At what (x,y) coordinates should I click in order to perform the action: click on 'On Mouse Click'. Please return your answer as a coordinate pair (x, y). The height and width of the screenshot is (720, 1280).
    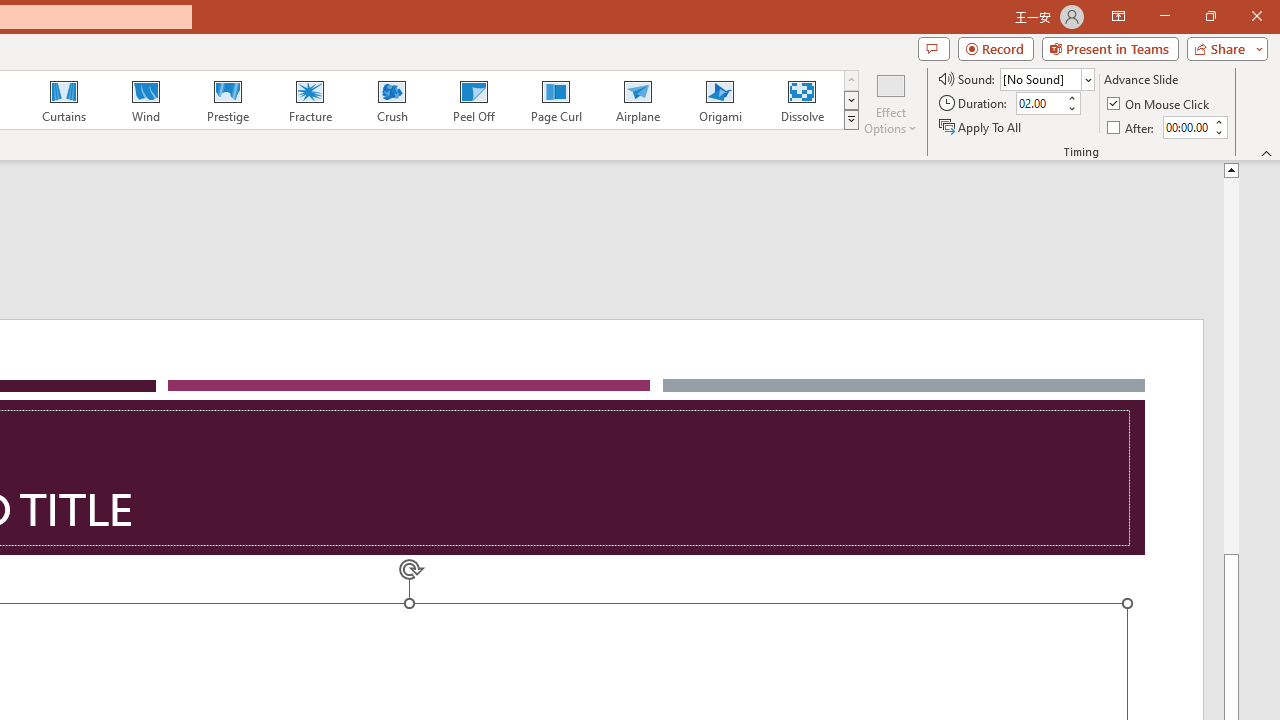
    Looking at the image, I should click on (1159, 103).